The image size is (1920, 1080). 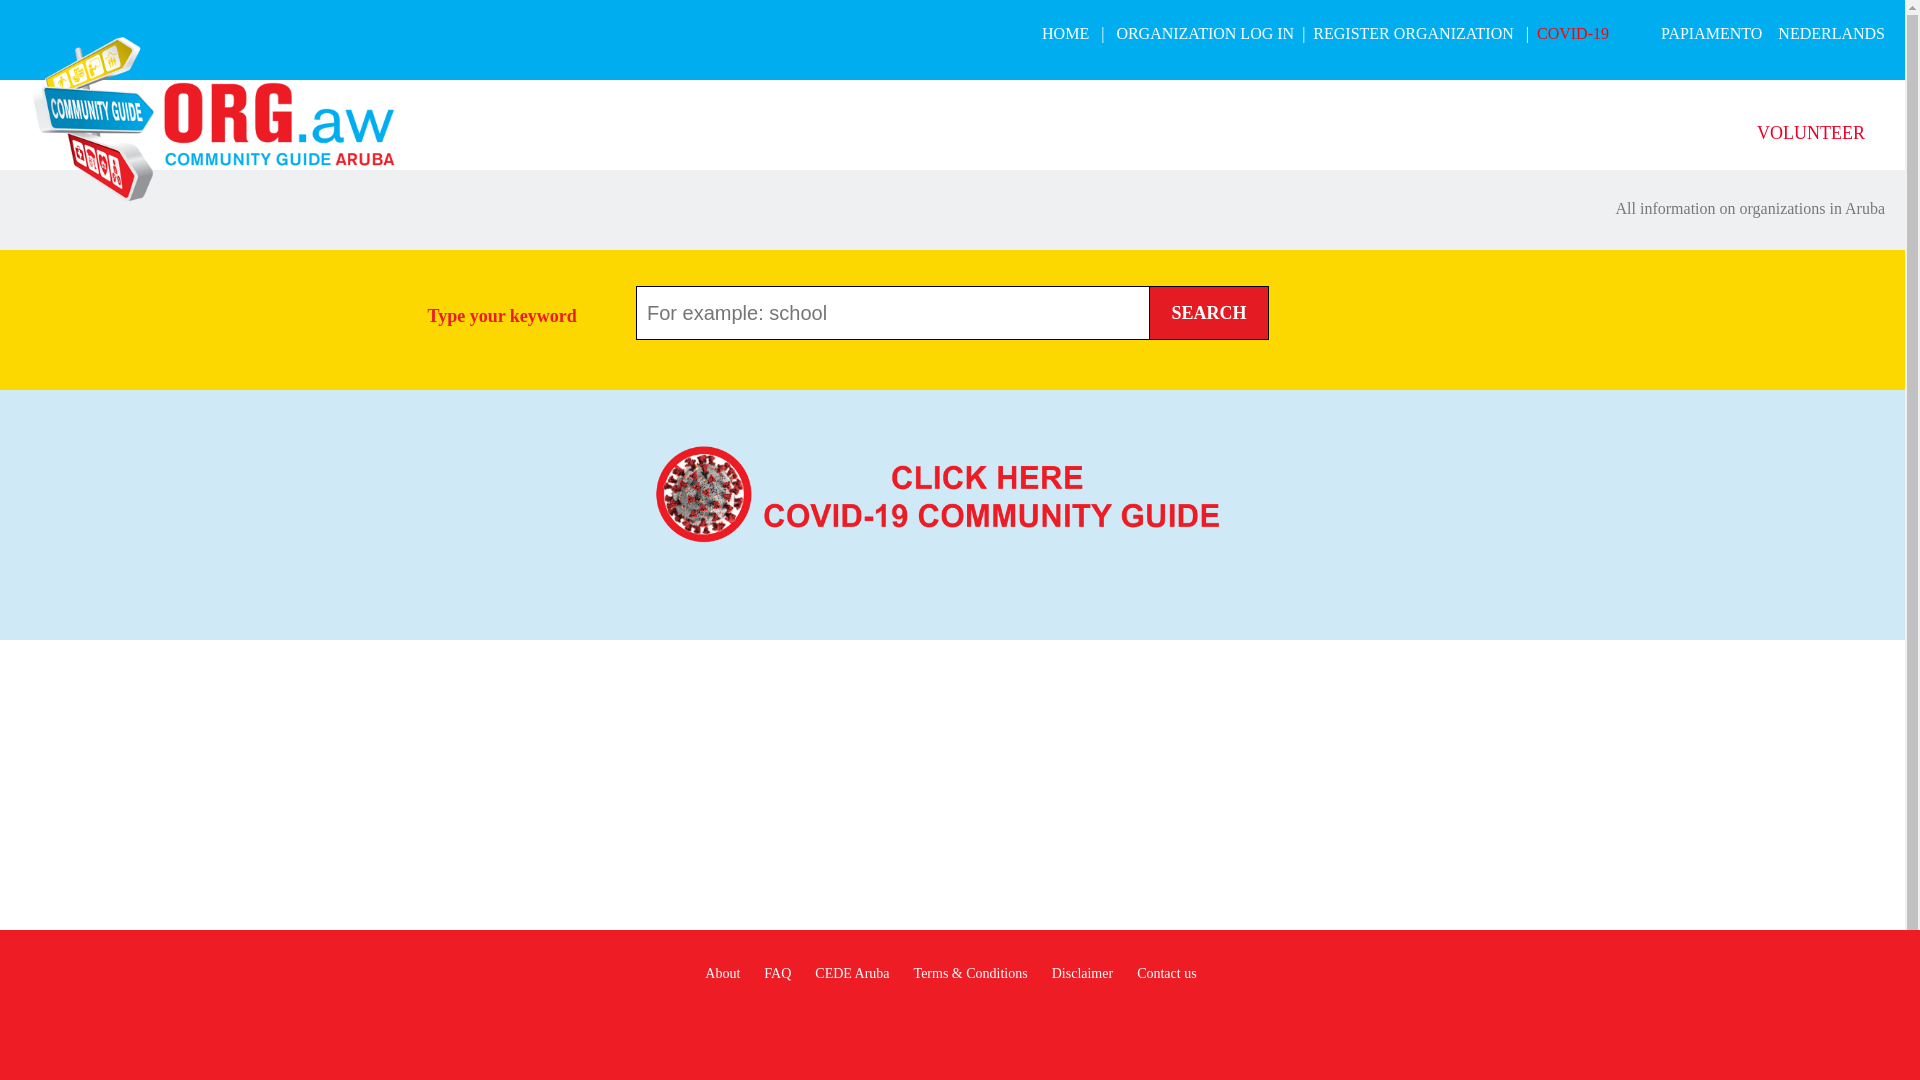 What do you see at coordinates (1411, 33) in the screenshot?
I see `'REGISTER ORGANIZATION'` at bounding box center [1411, 33].